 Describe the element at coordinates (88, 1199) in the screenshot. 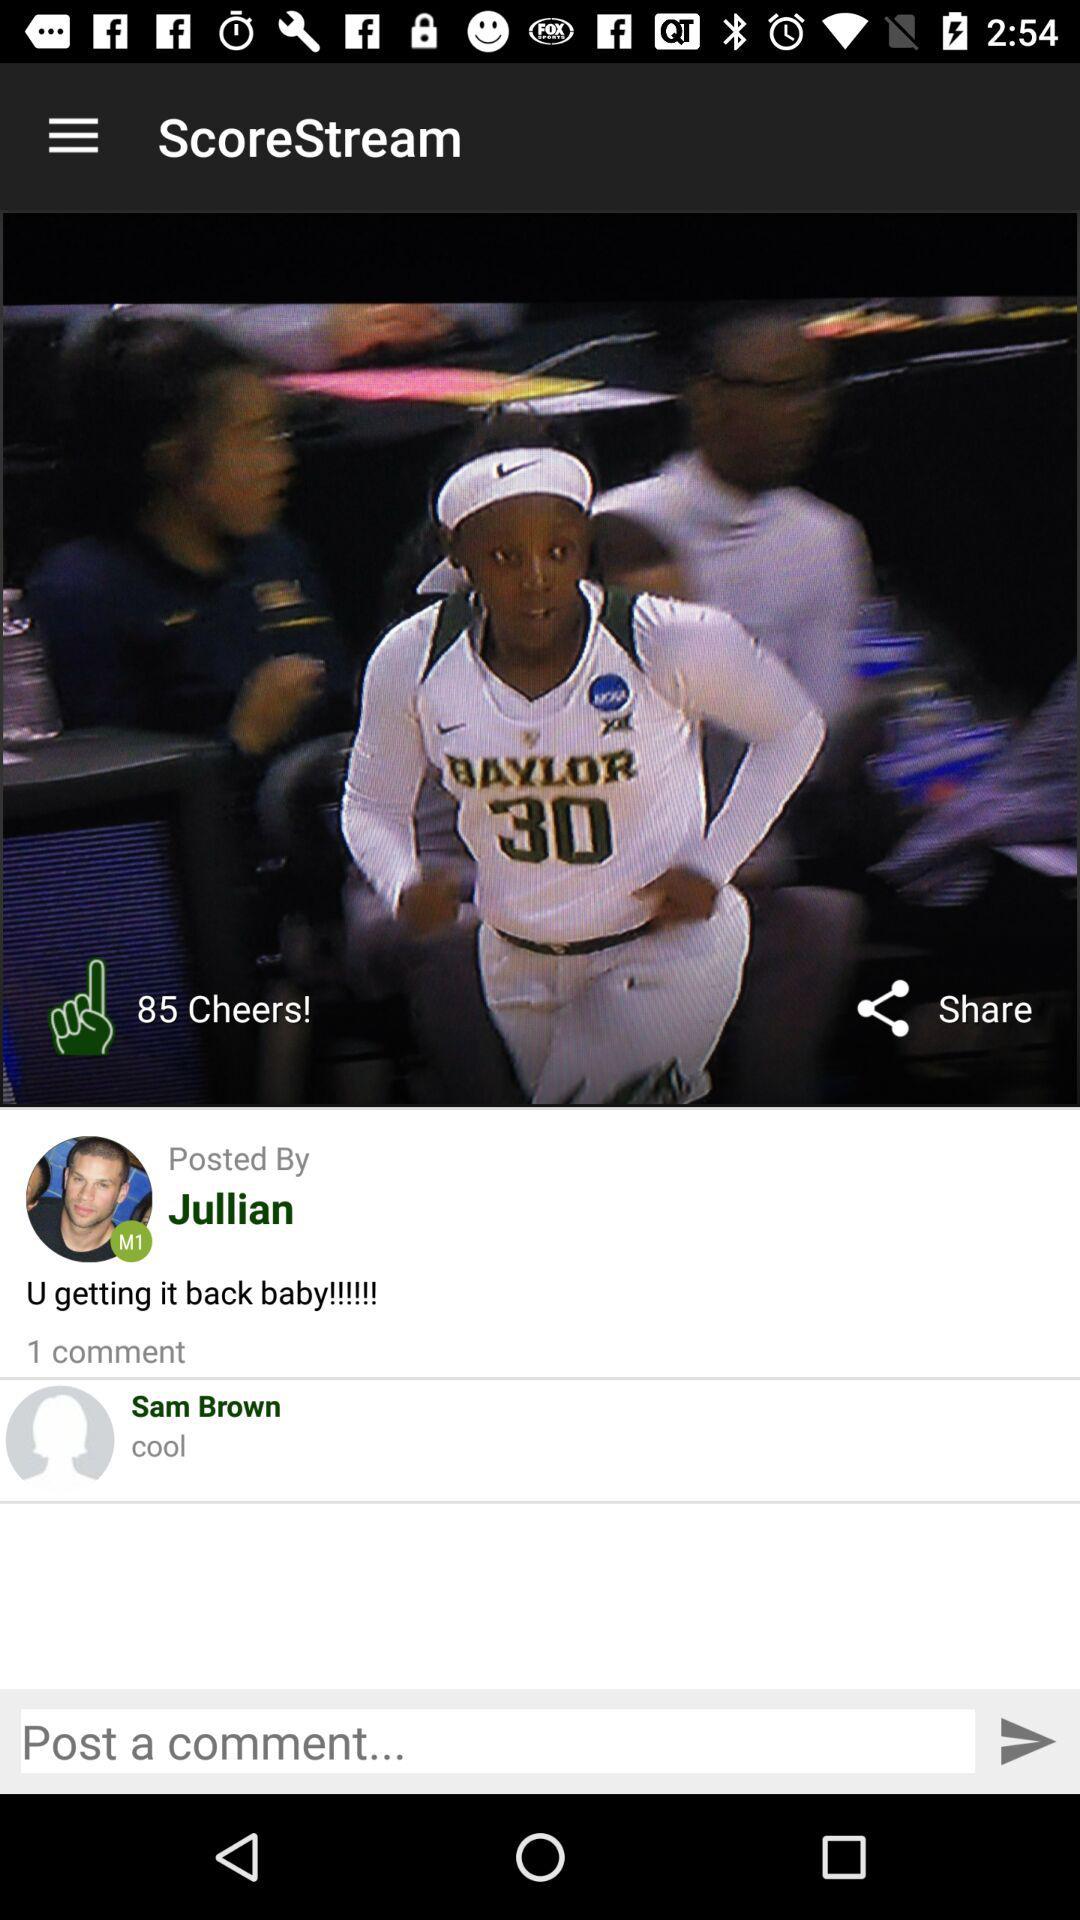

I see `icon above the u getting it icon` at that location.